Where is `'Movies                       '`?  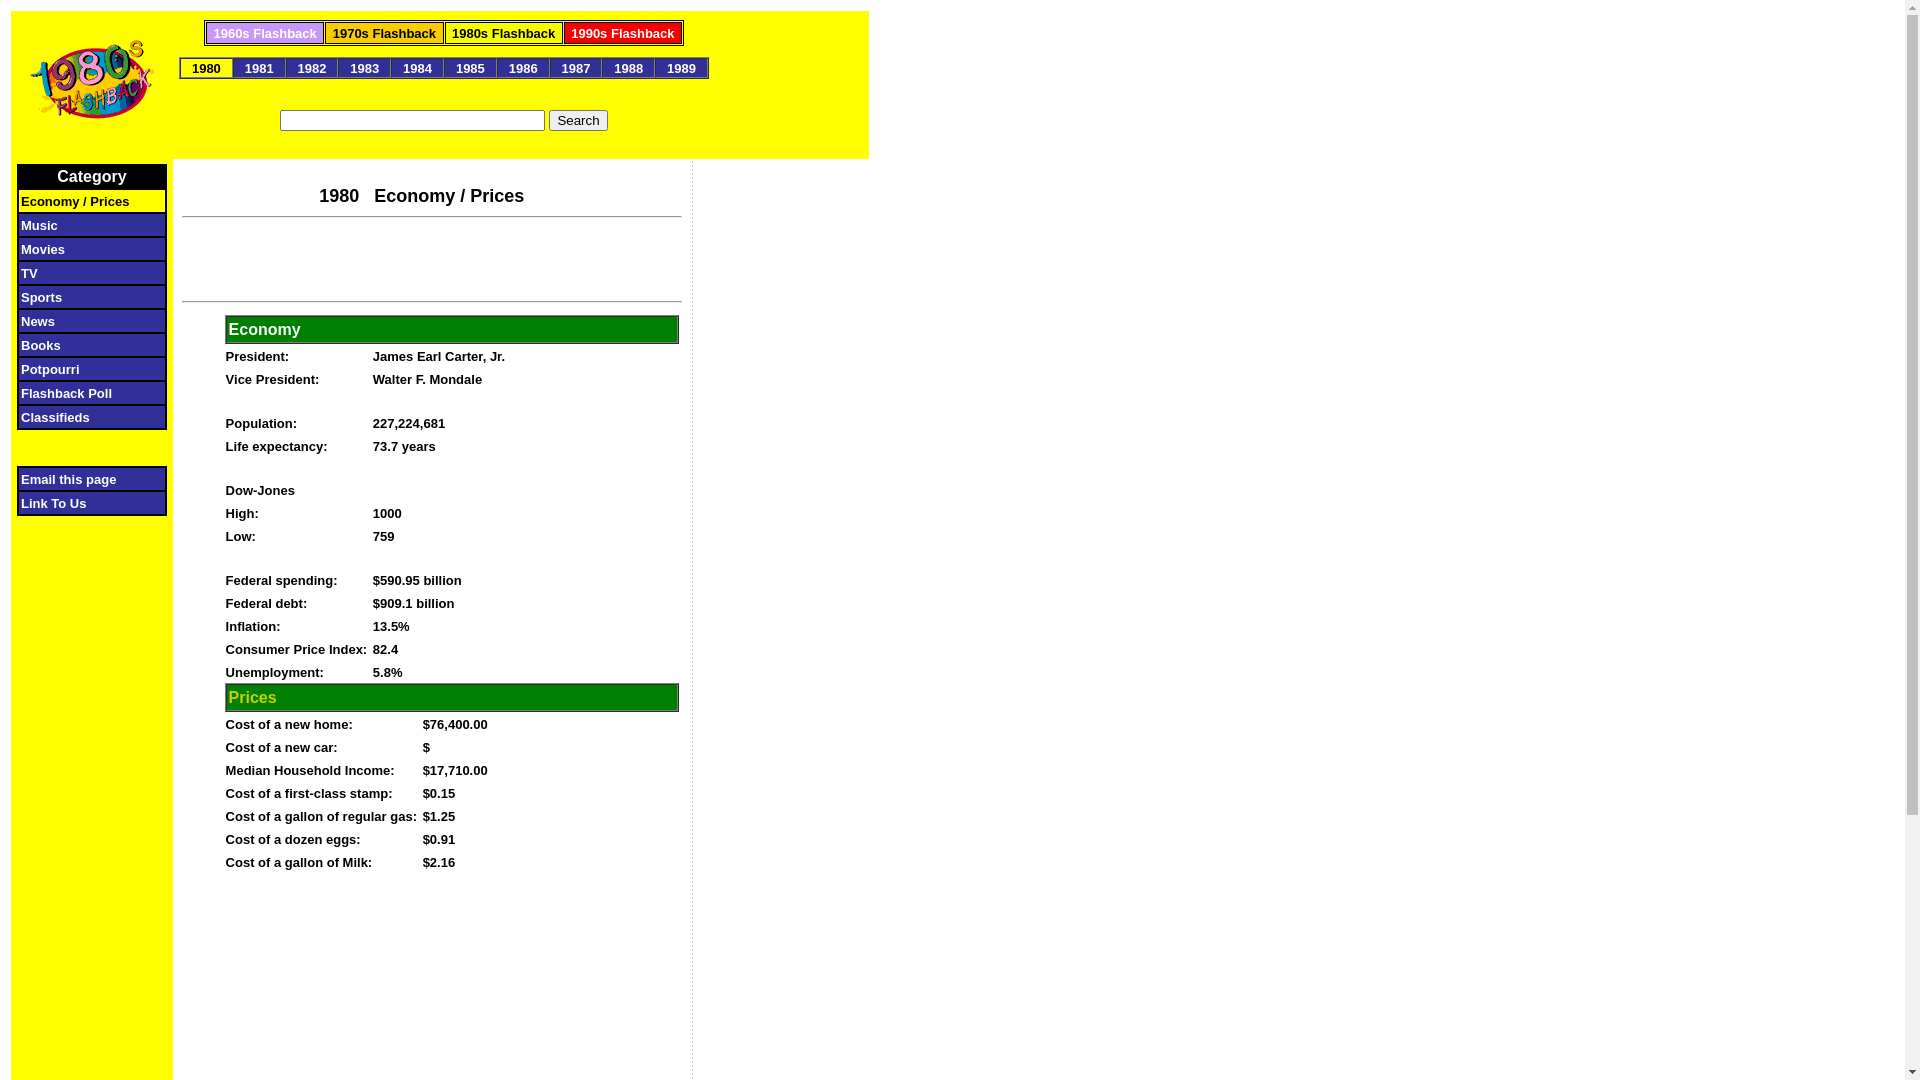
'Movies                       ' is located at coordinates (83, 247).